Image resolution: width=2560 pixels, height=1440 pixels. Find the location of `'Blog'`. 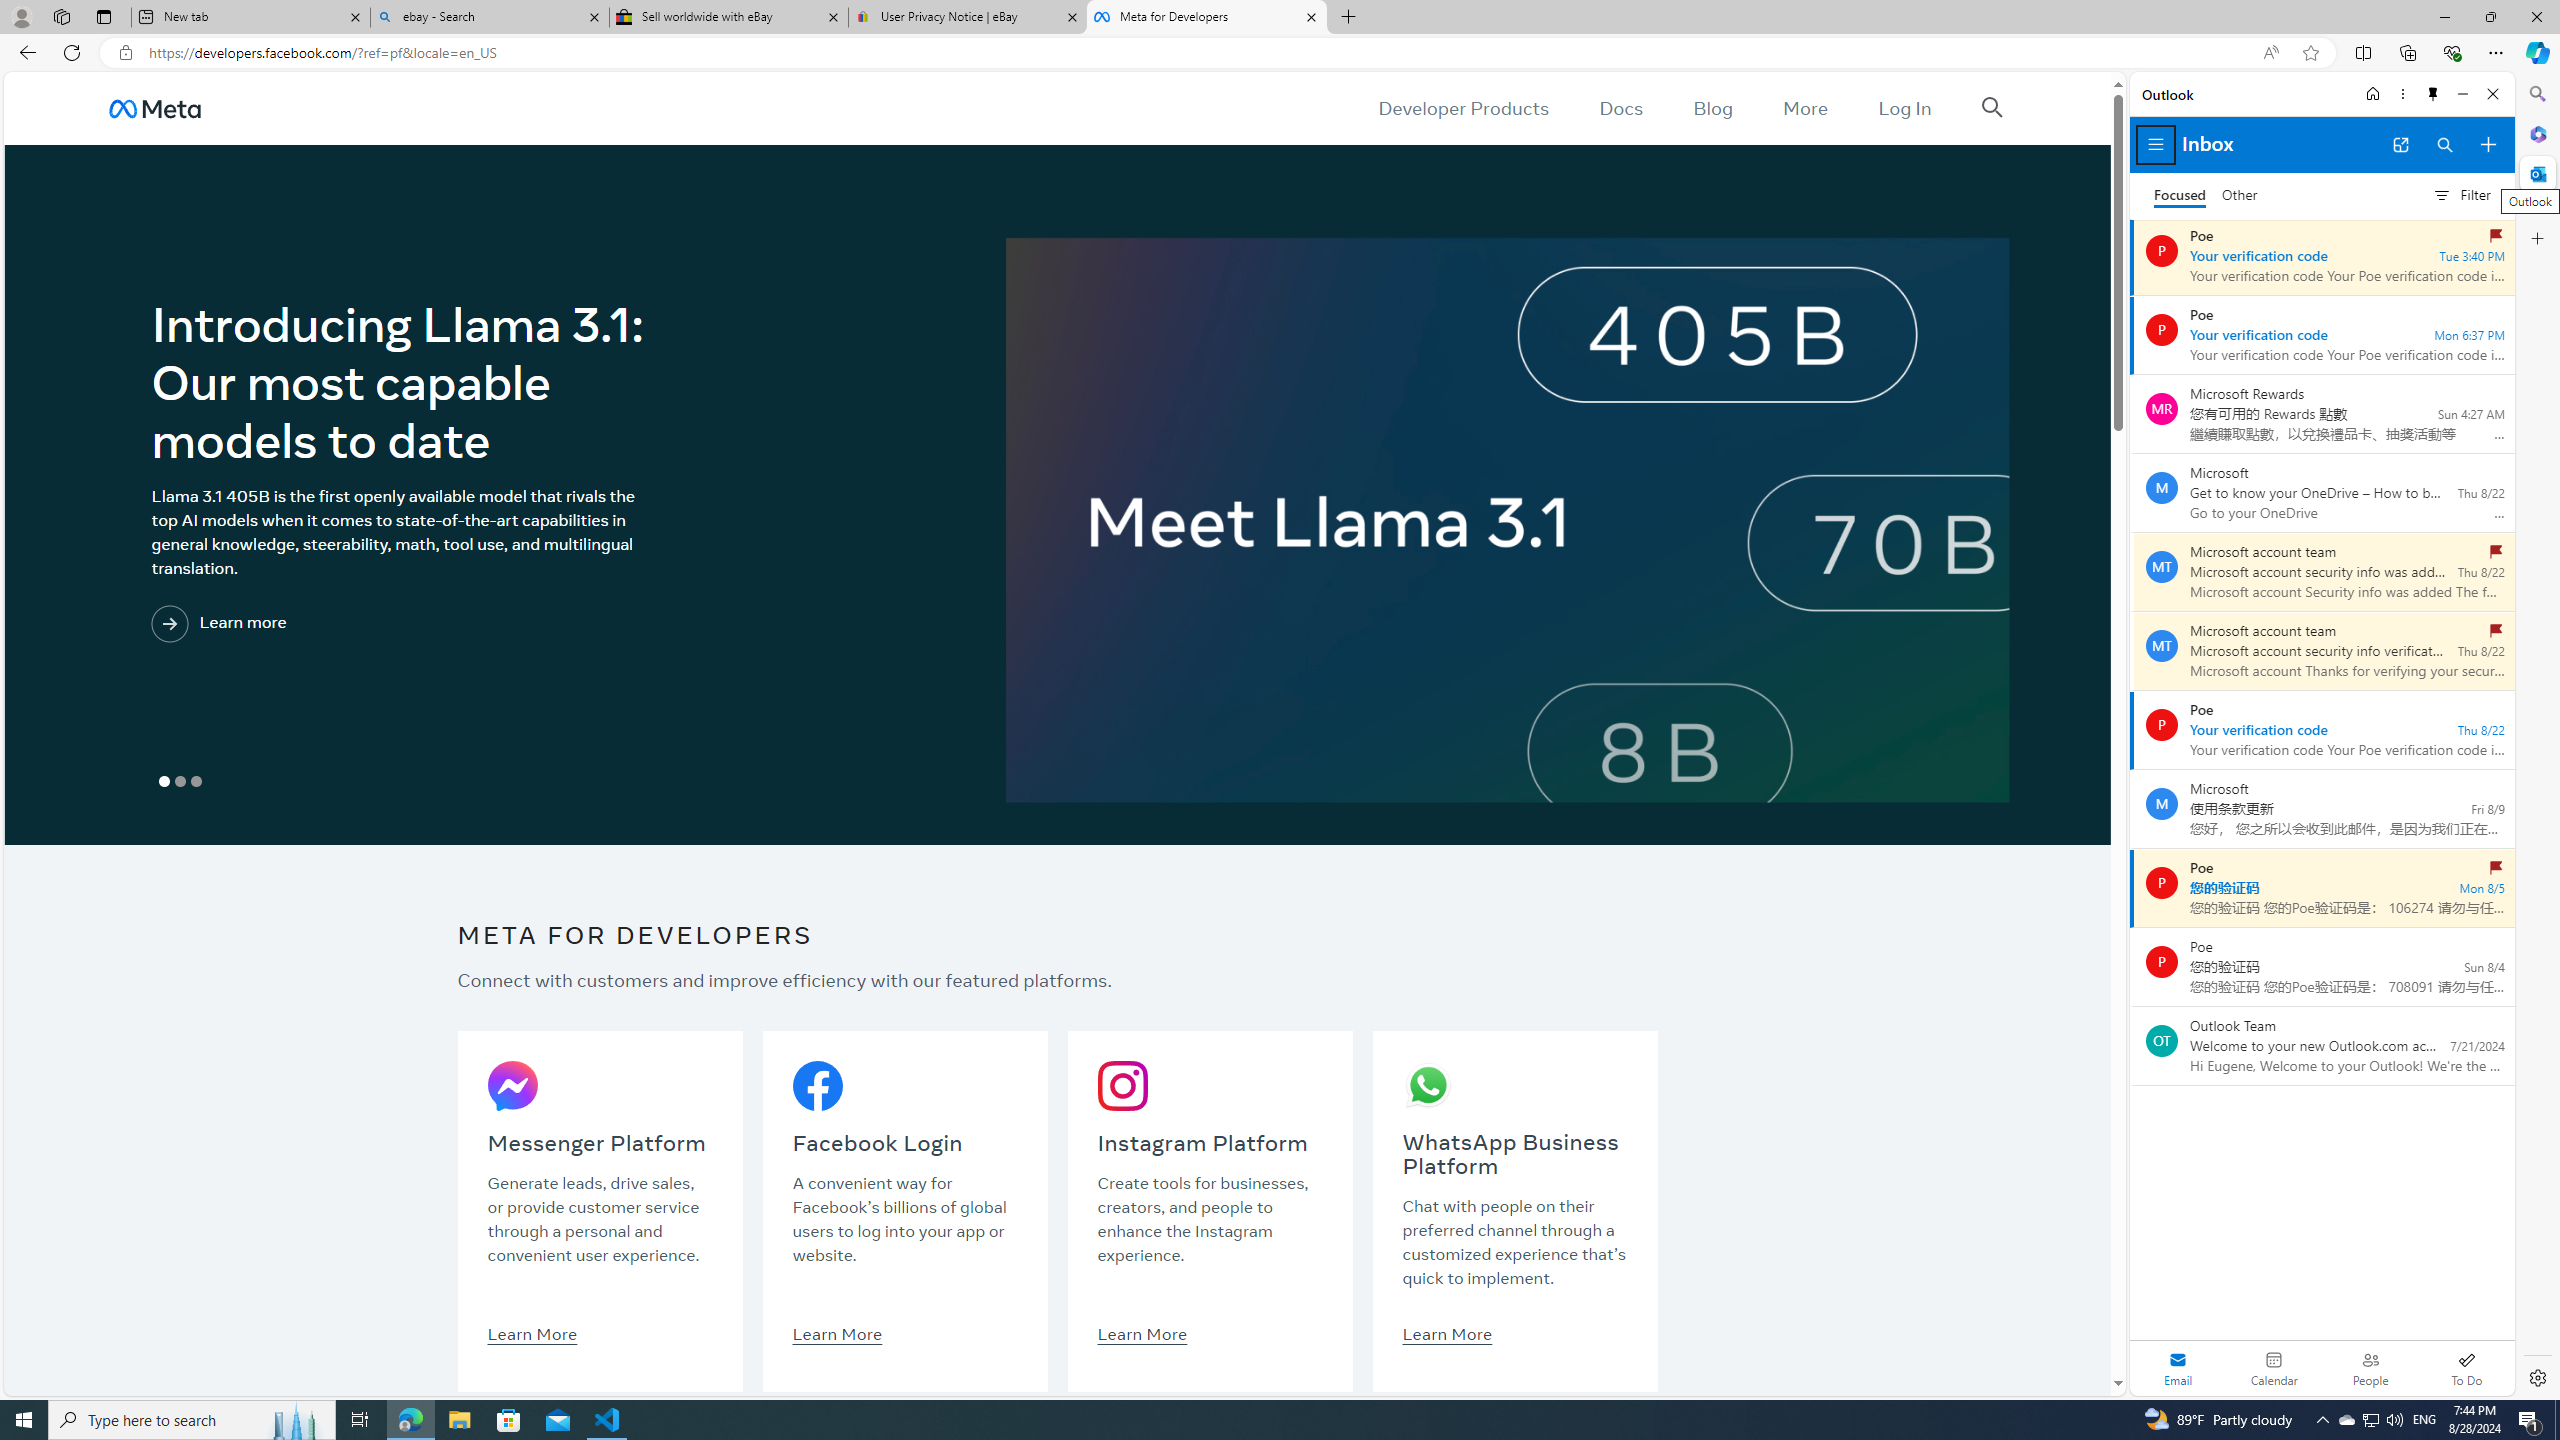

'Blog' is located at coordinates (1712, 107).